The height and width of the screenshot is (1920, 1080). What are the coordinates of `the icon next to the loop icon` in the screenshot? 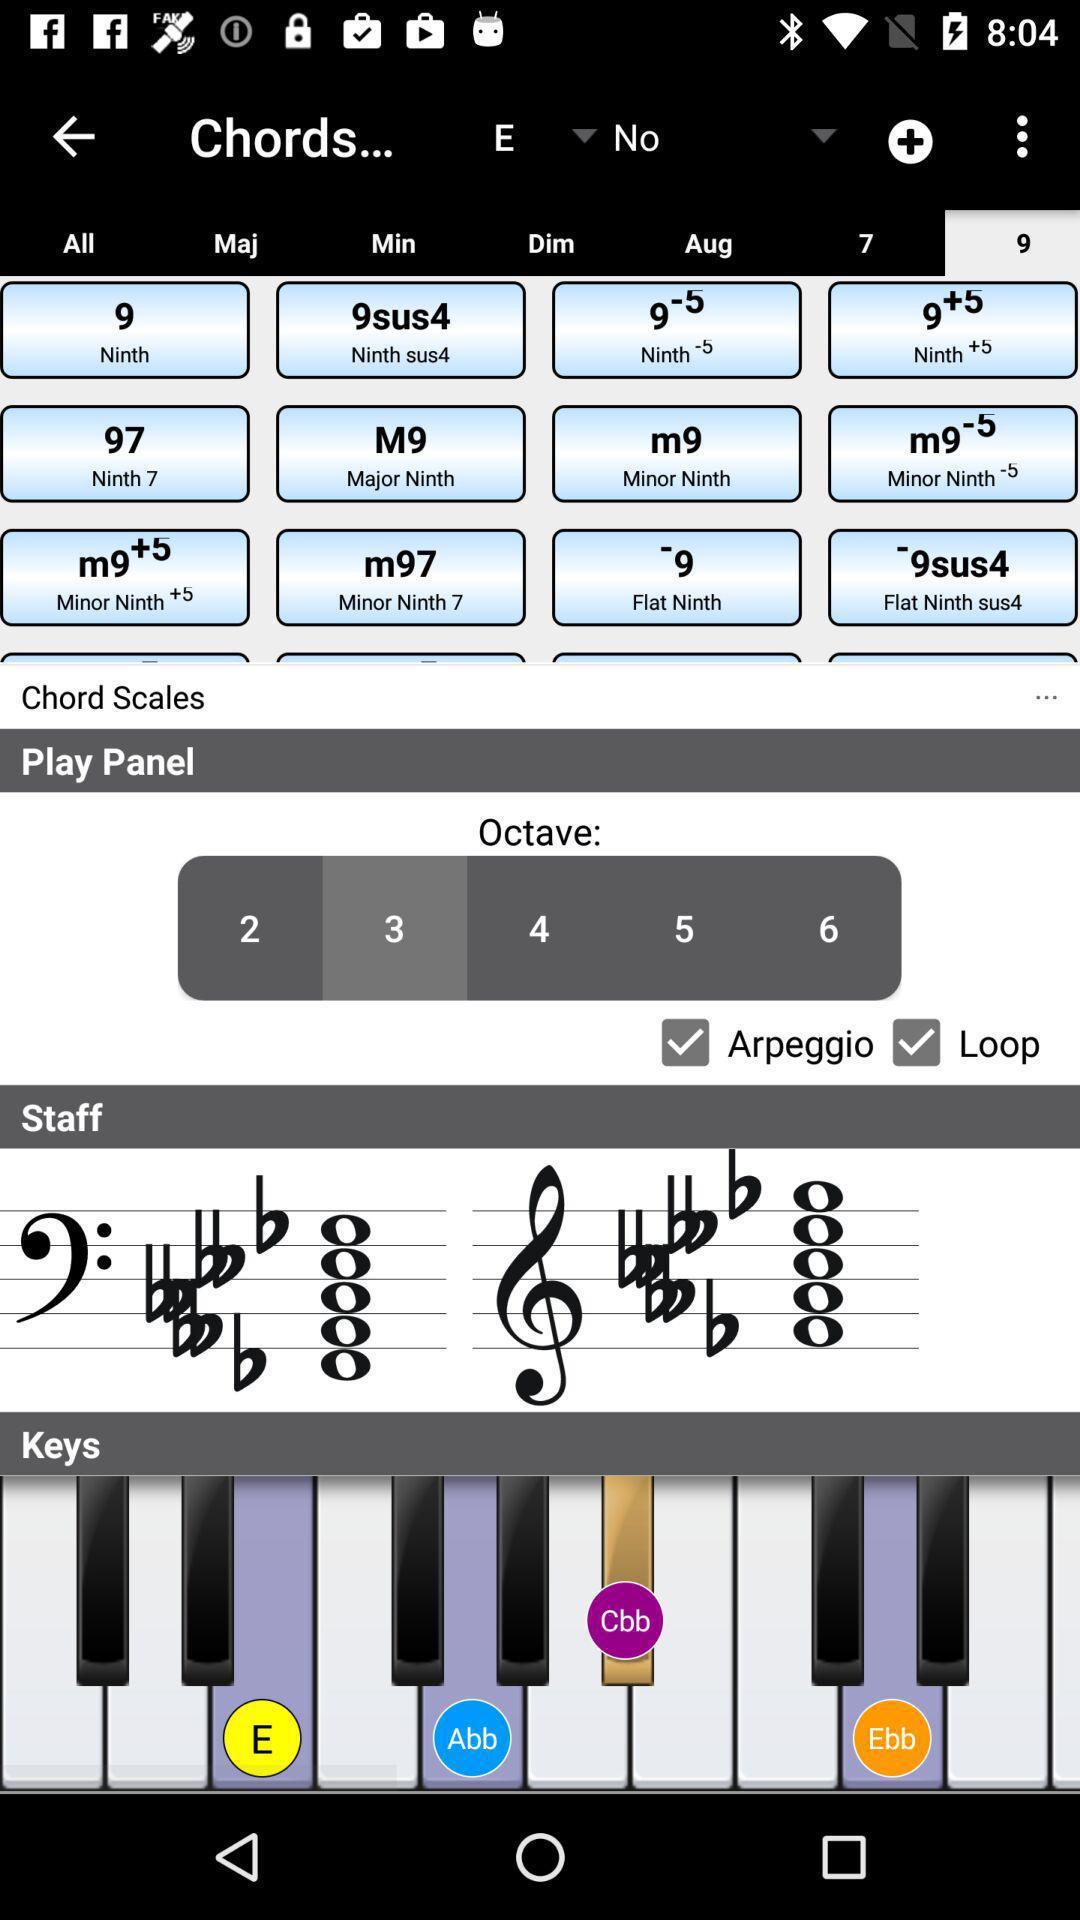 It's located at (829, 927).